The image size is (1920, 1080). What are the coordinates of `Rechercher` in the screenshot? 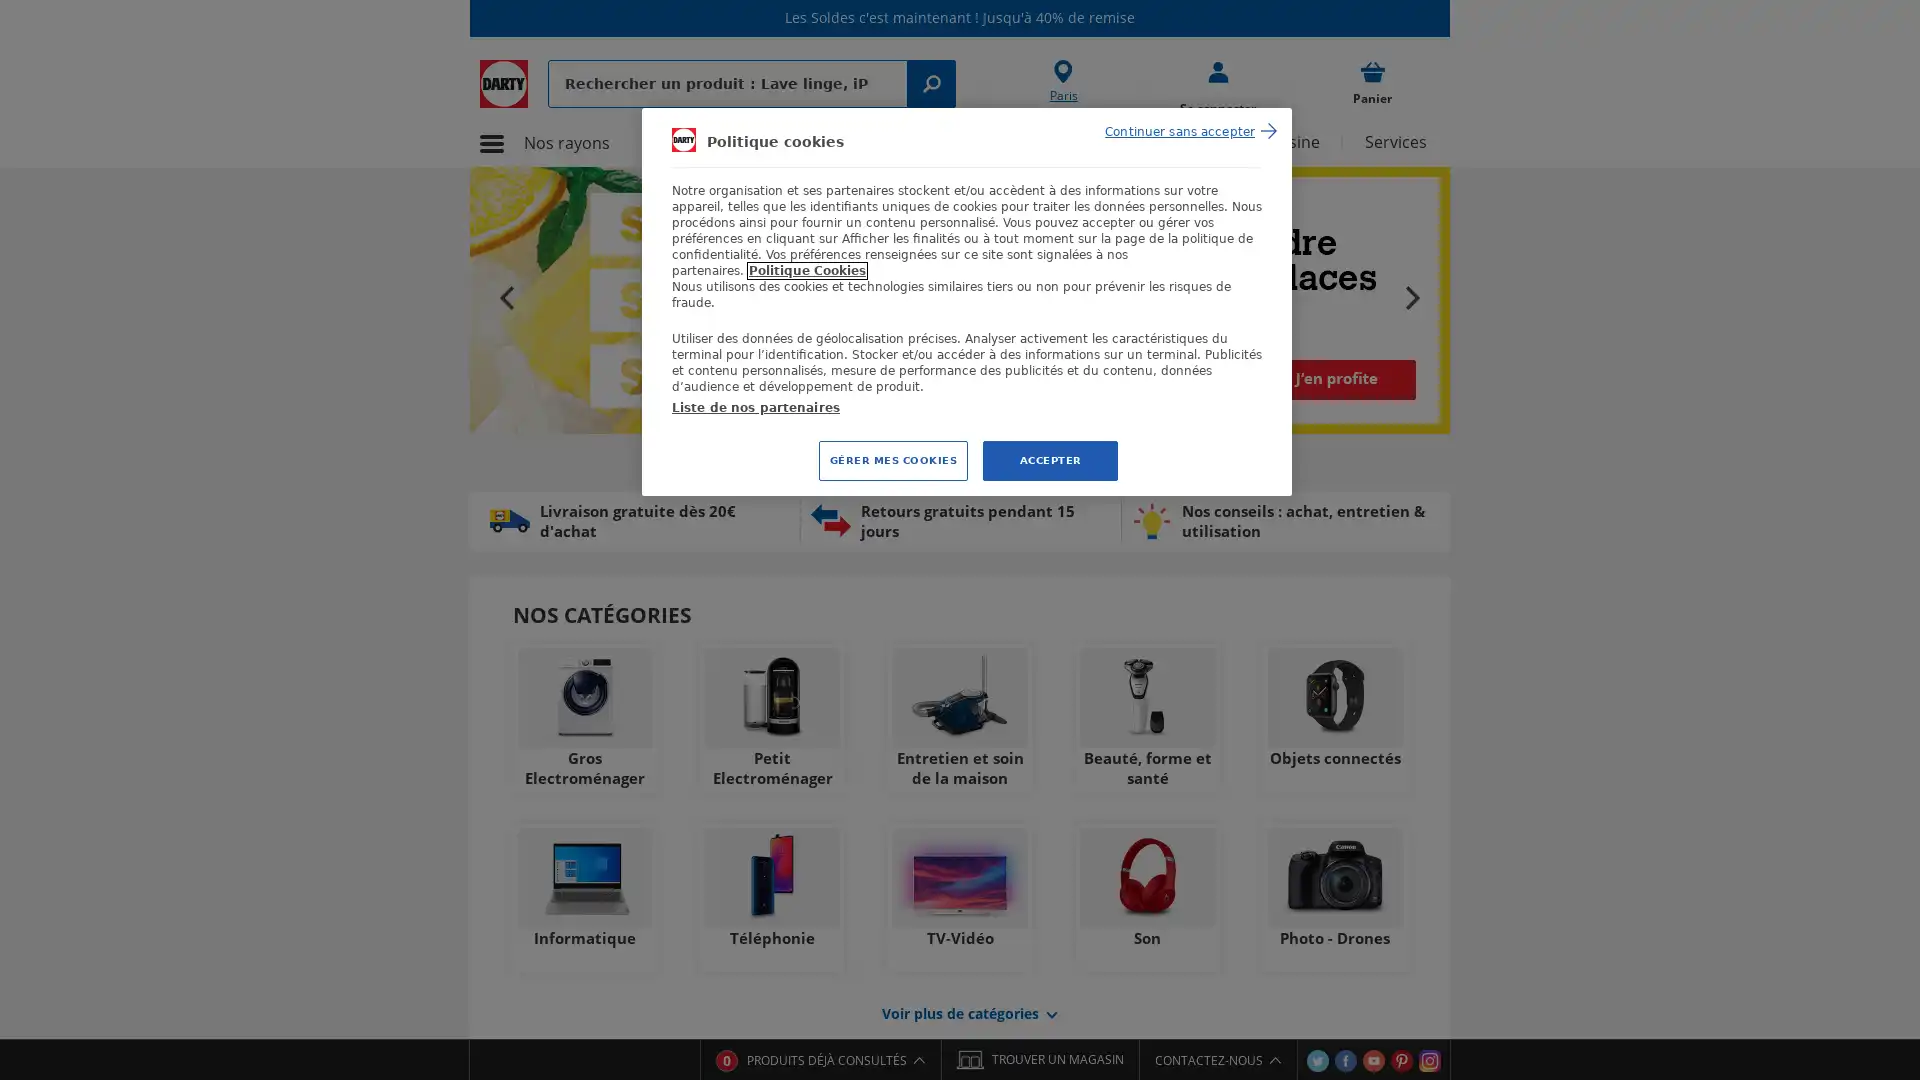 It's located at (930, 82).